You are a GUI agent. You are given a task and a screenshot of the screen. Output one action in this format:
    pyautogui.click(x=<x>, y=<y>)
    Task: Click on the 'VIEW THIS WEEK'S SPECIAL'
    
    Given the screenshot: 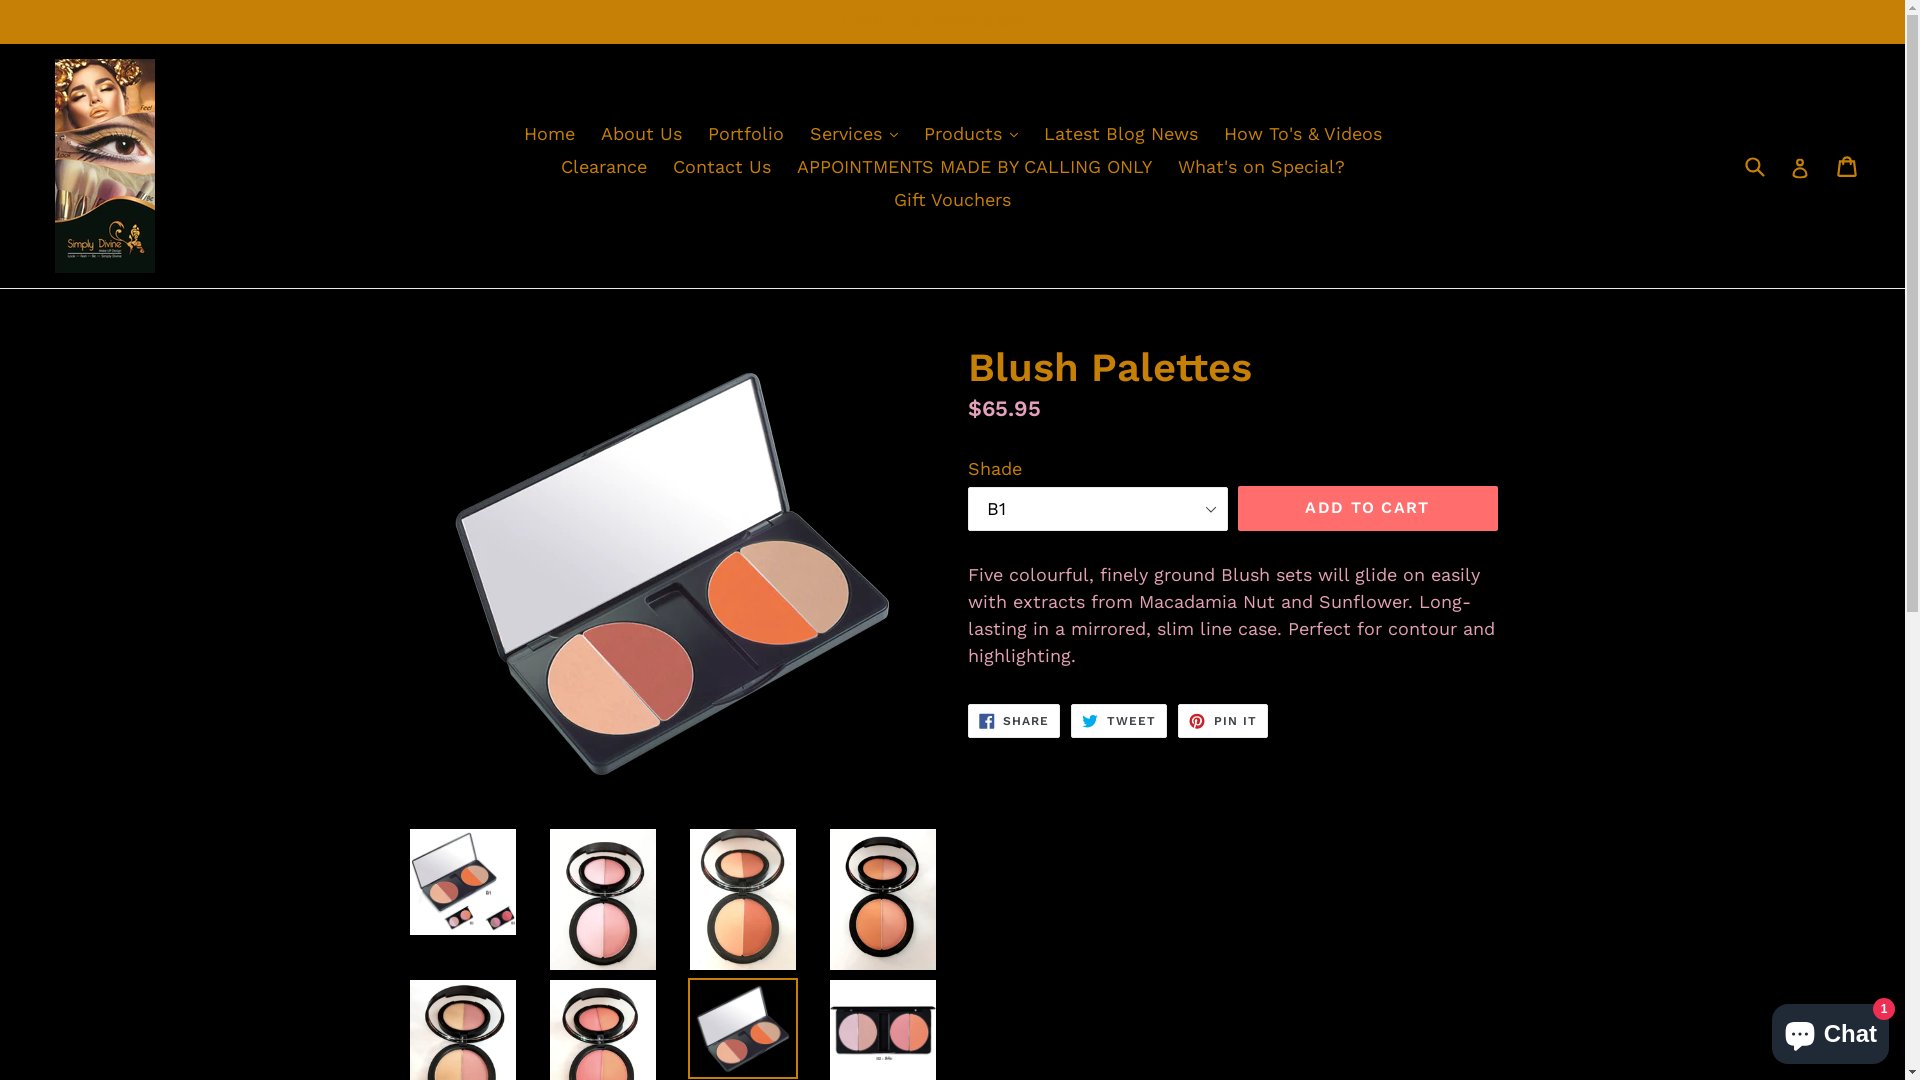 What is the action you would take?
    pyautogui.click(x=951, y=22)
    